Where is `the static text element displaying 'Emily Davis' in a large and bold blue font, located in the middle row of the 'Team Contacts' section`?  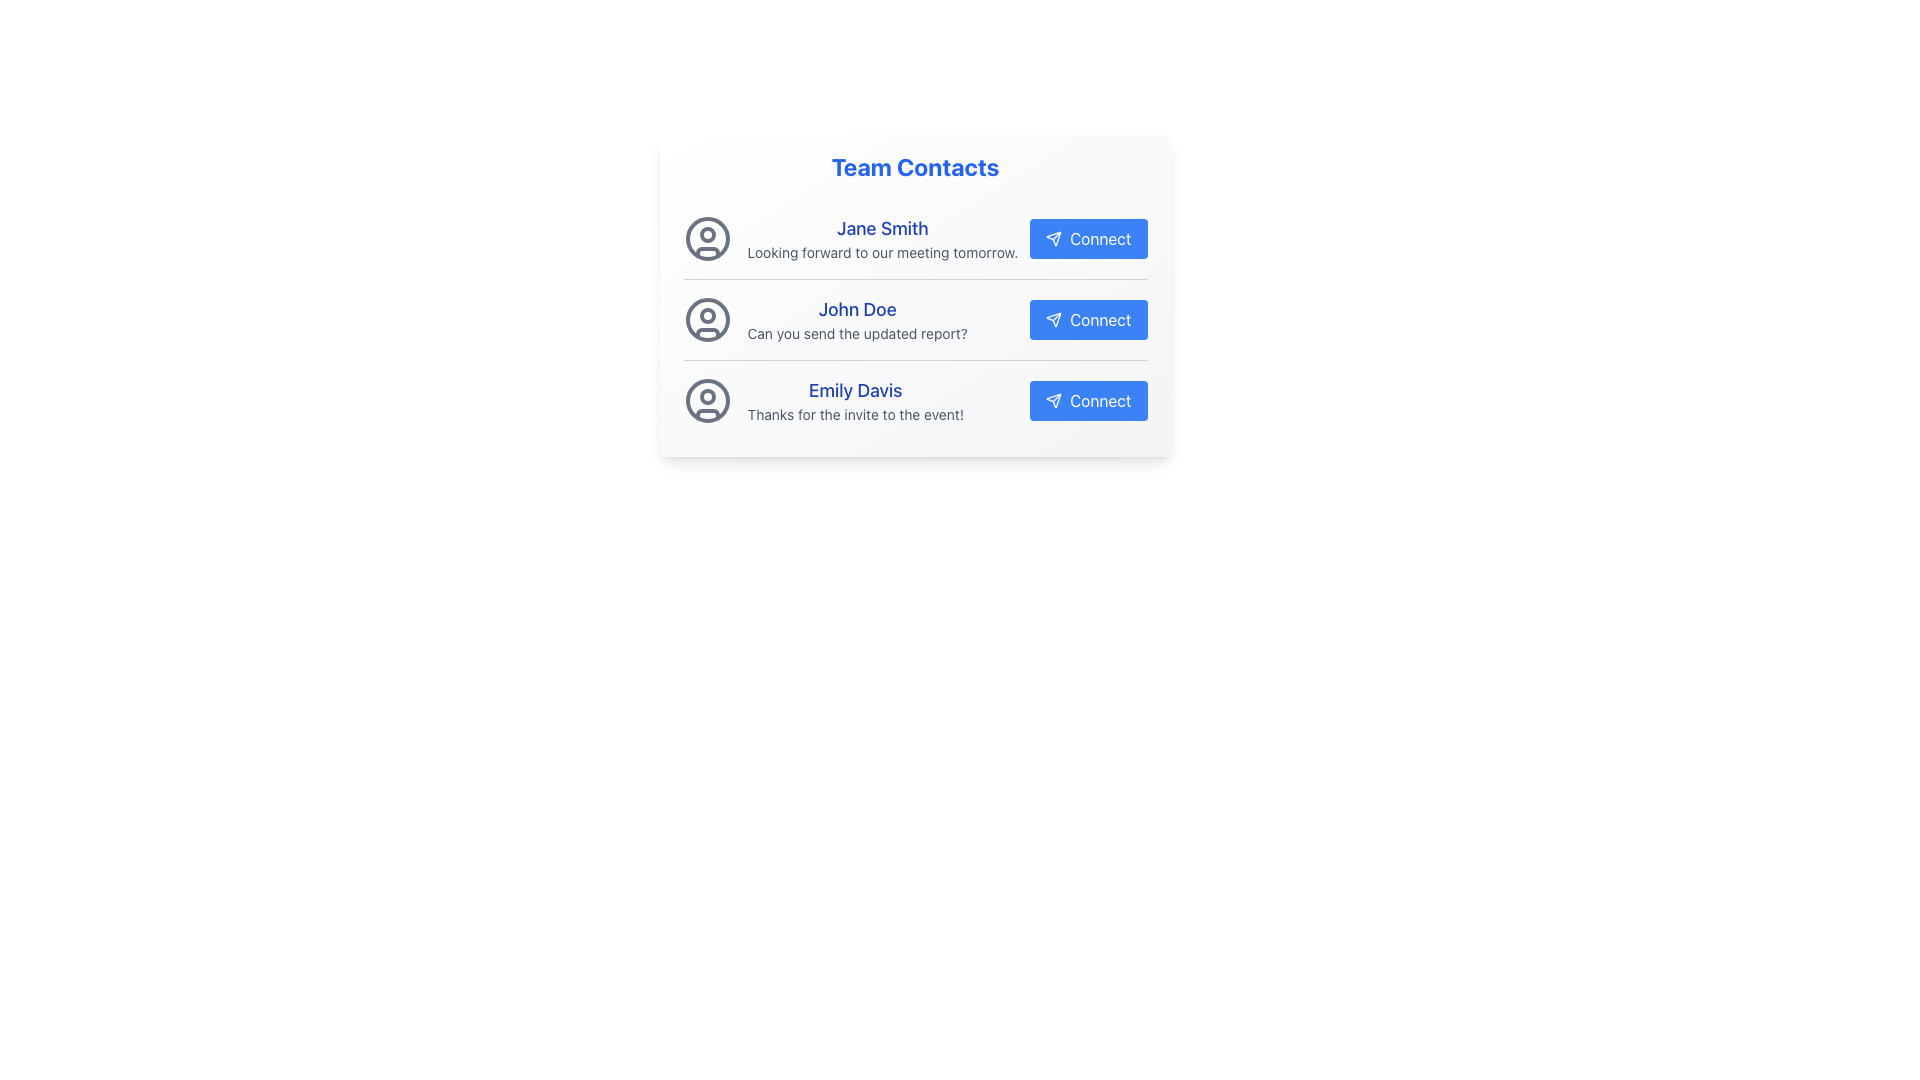 the static text element displaying 'Emily Davis' in a large and bold blue font, located in the middle row of the 'Team Contacts' section is located at coordinates (855, 390).